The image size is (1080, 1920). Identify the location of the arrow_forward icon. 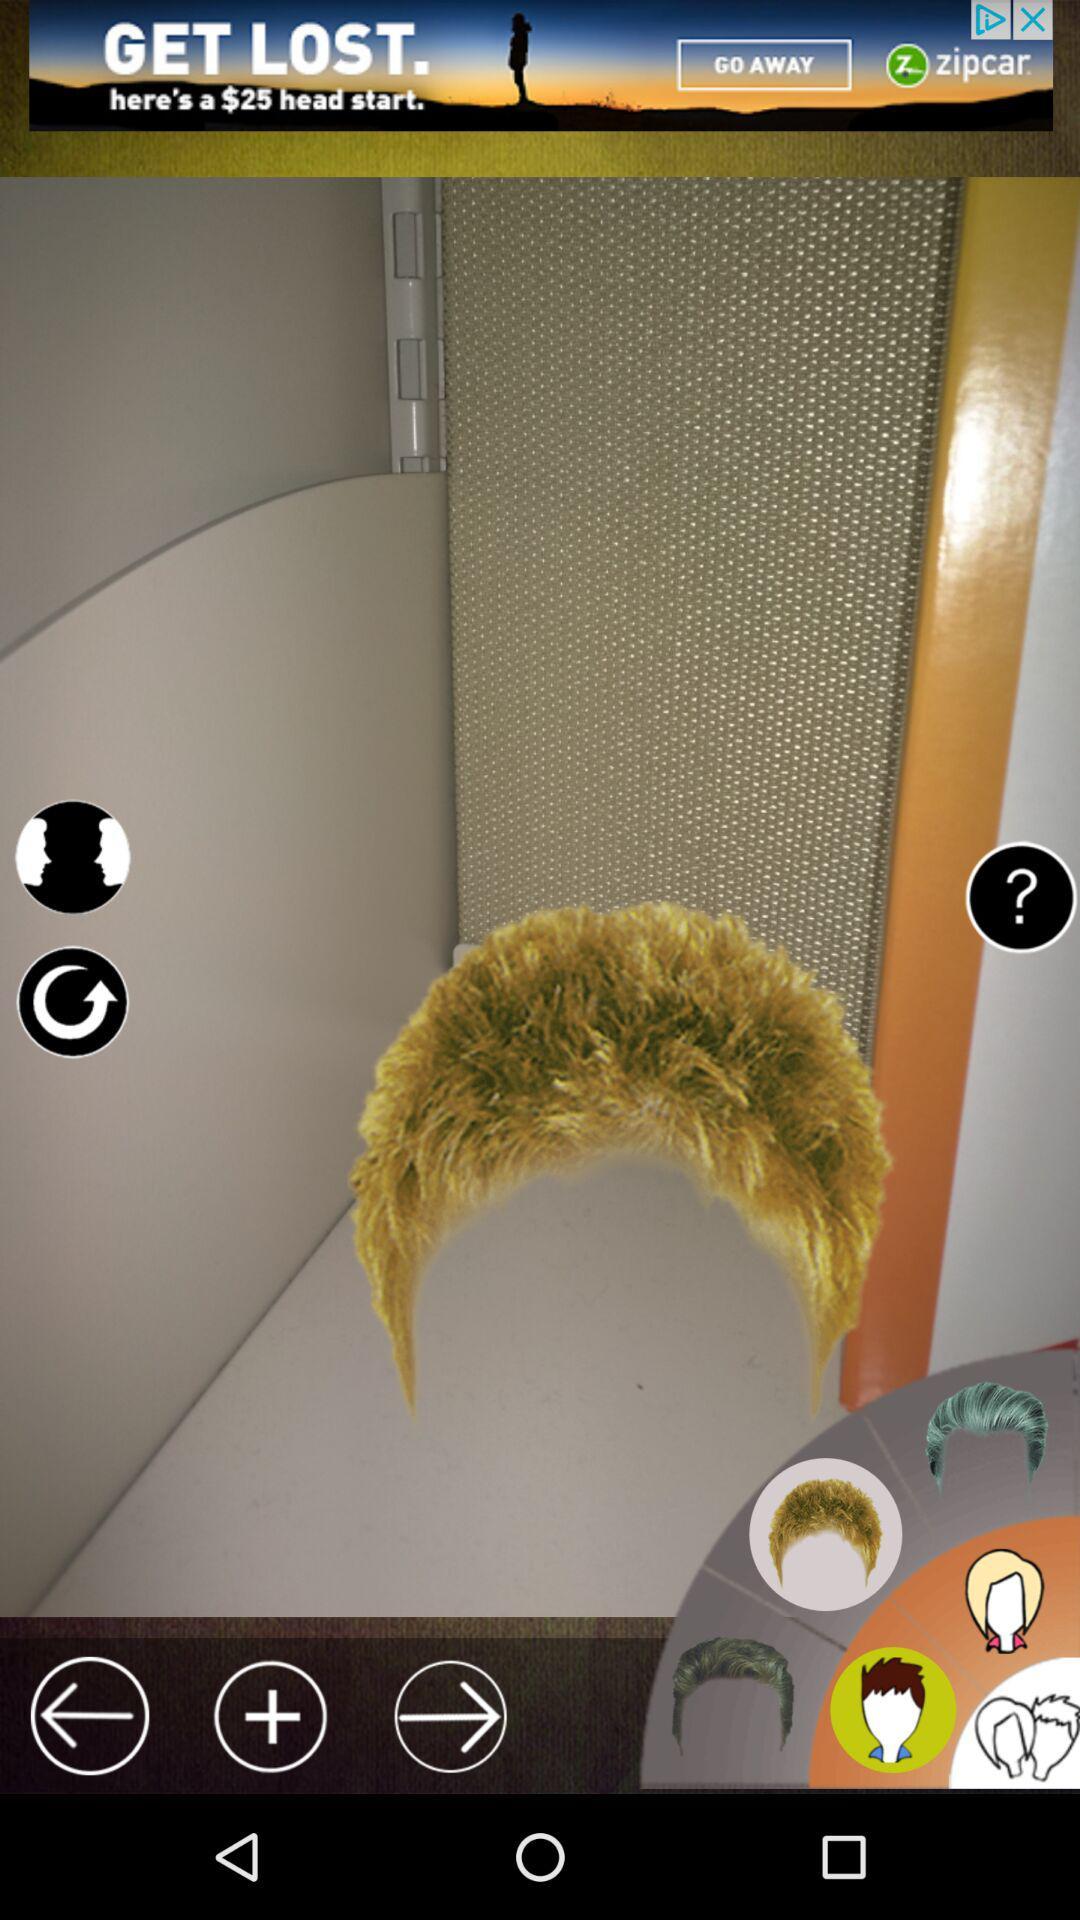
(450, 1836).